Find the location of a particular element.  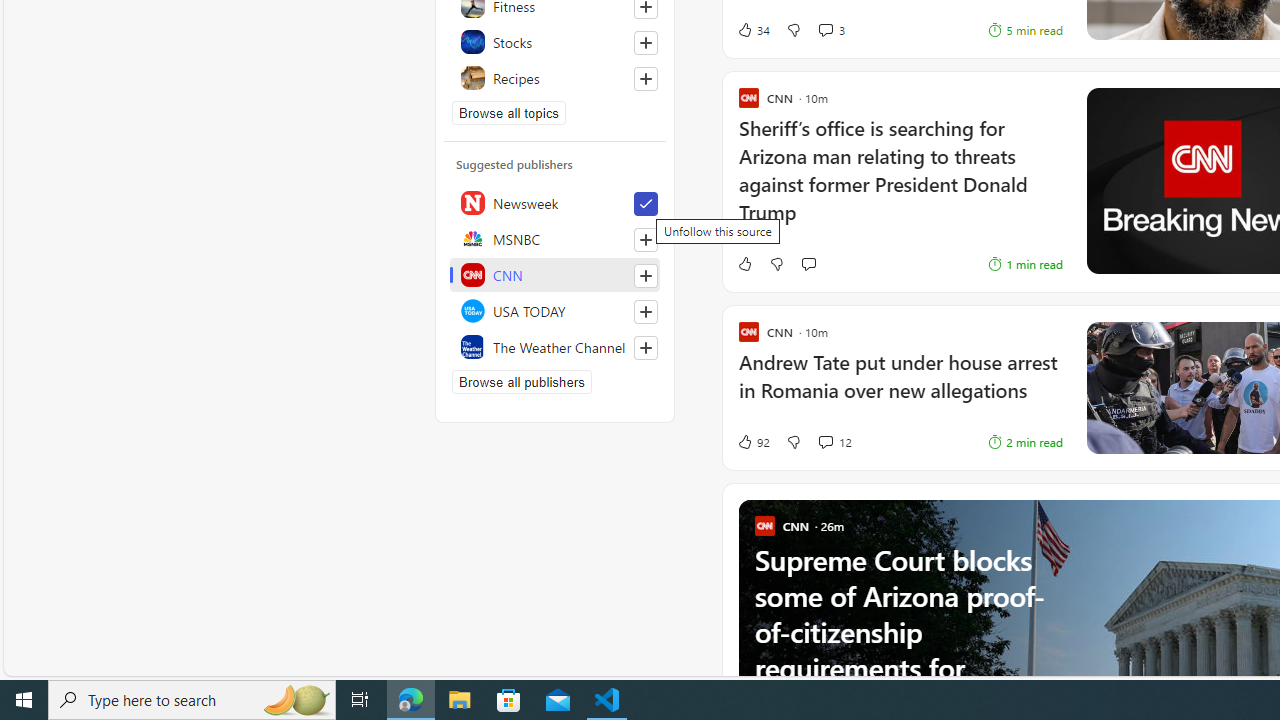

'Browse all topics' is located at coordinates (509, 113).